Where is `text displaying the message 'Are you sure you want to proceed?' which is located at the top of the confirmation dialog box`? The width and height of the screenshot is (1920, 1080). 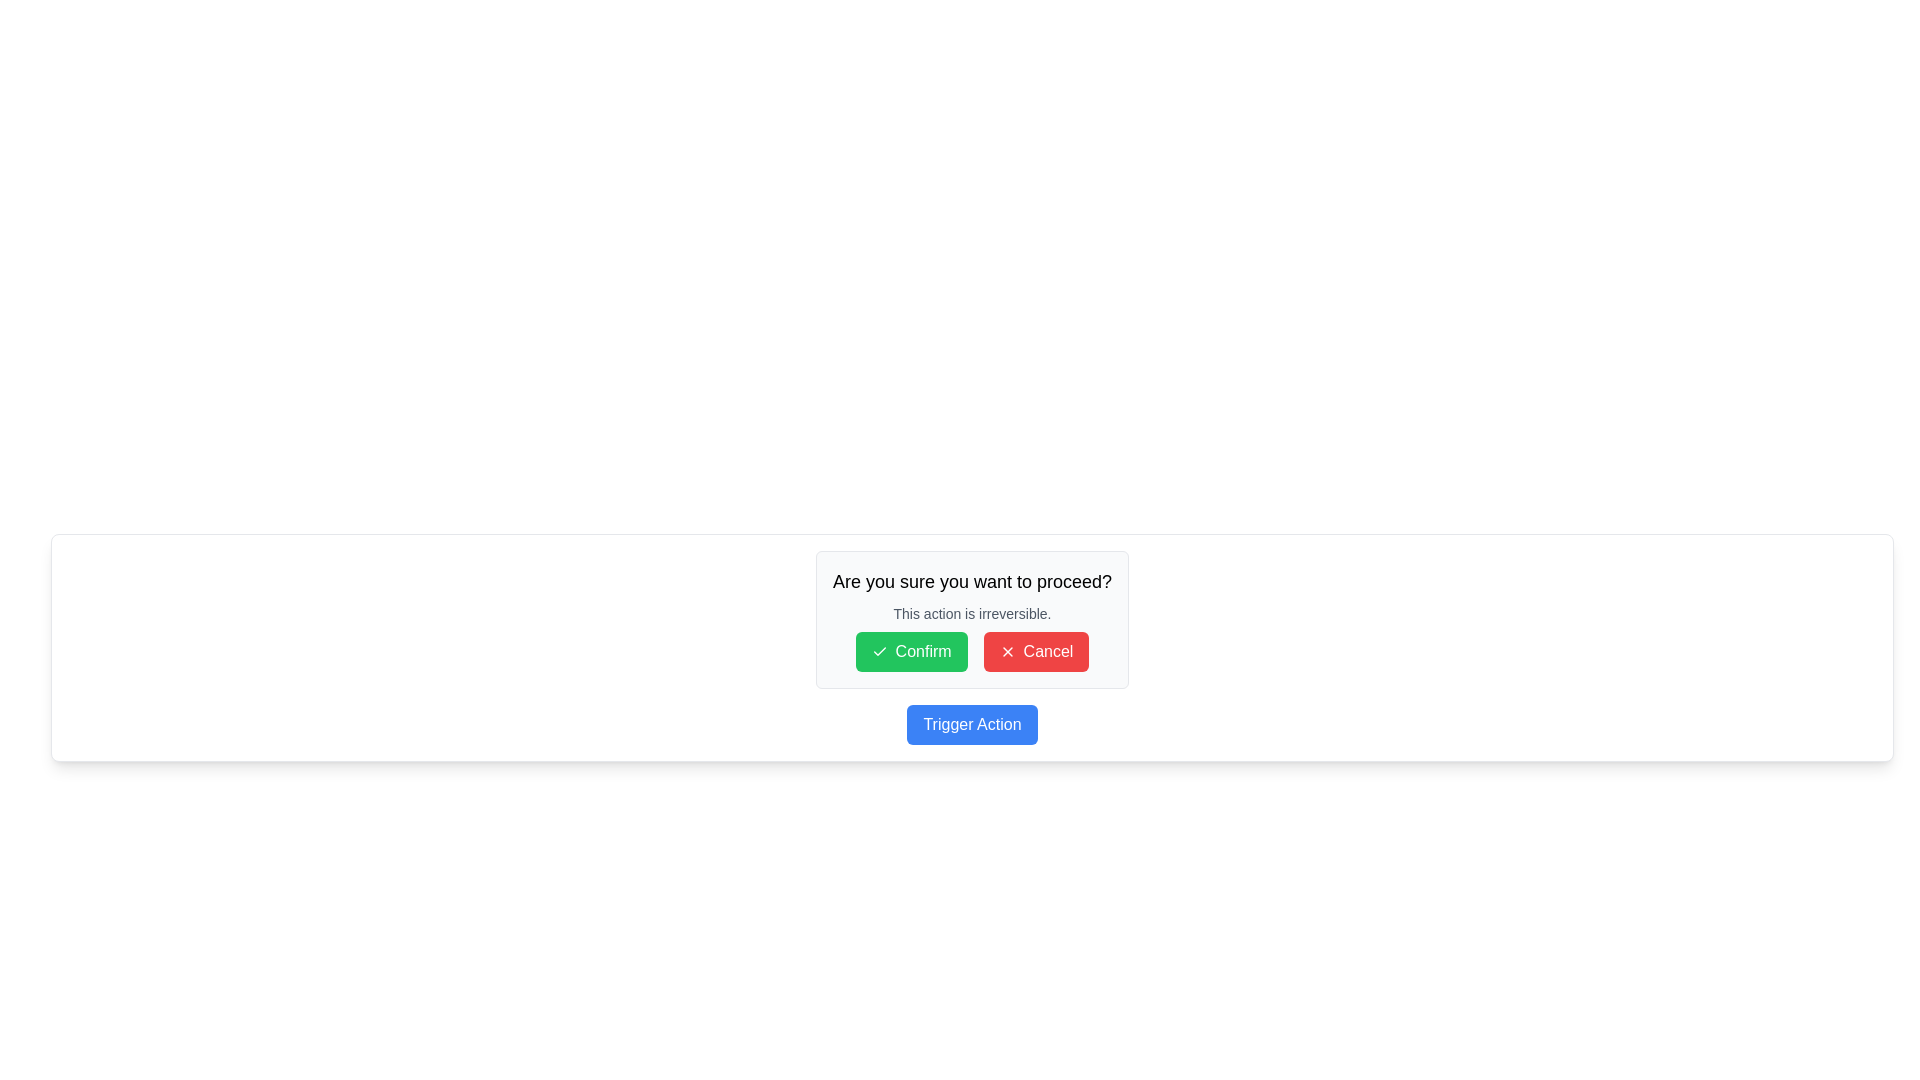
text displaying the message 'Are you sure you want to proceed?' which is located at the top of the confirmation dialog box is located at coordinates (972, 582).